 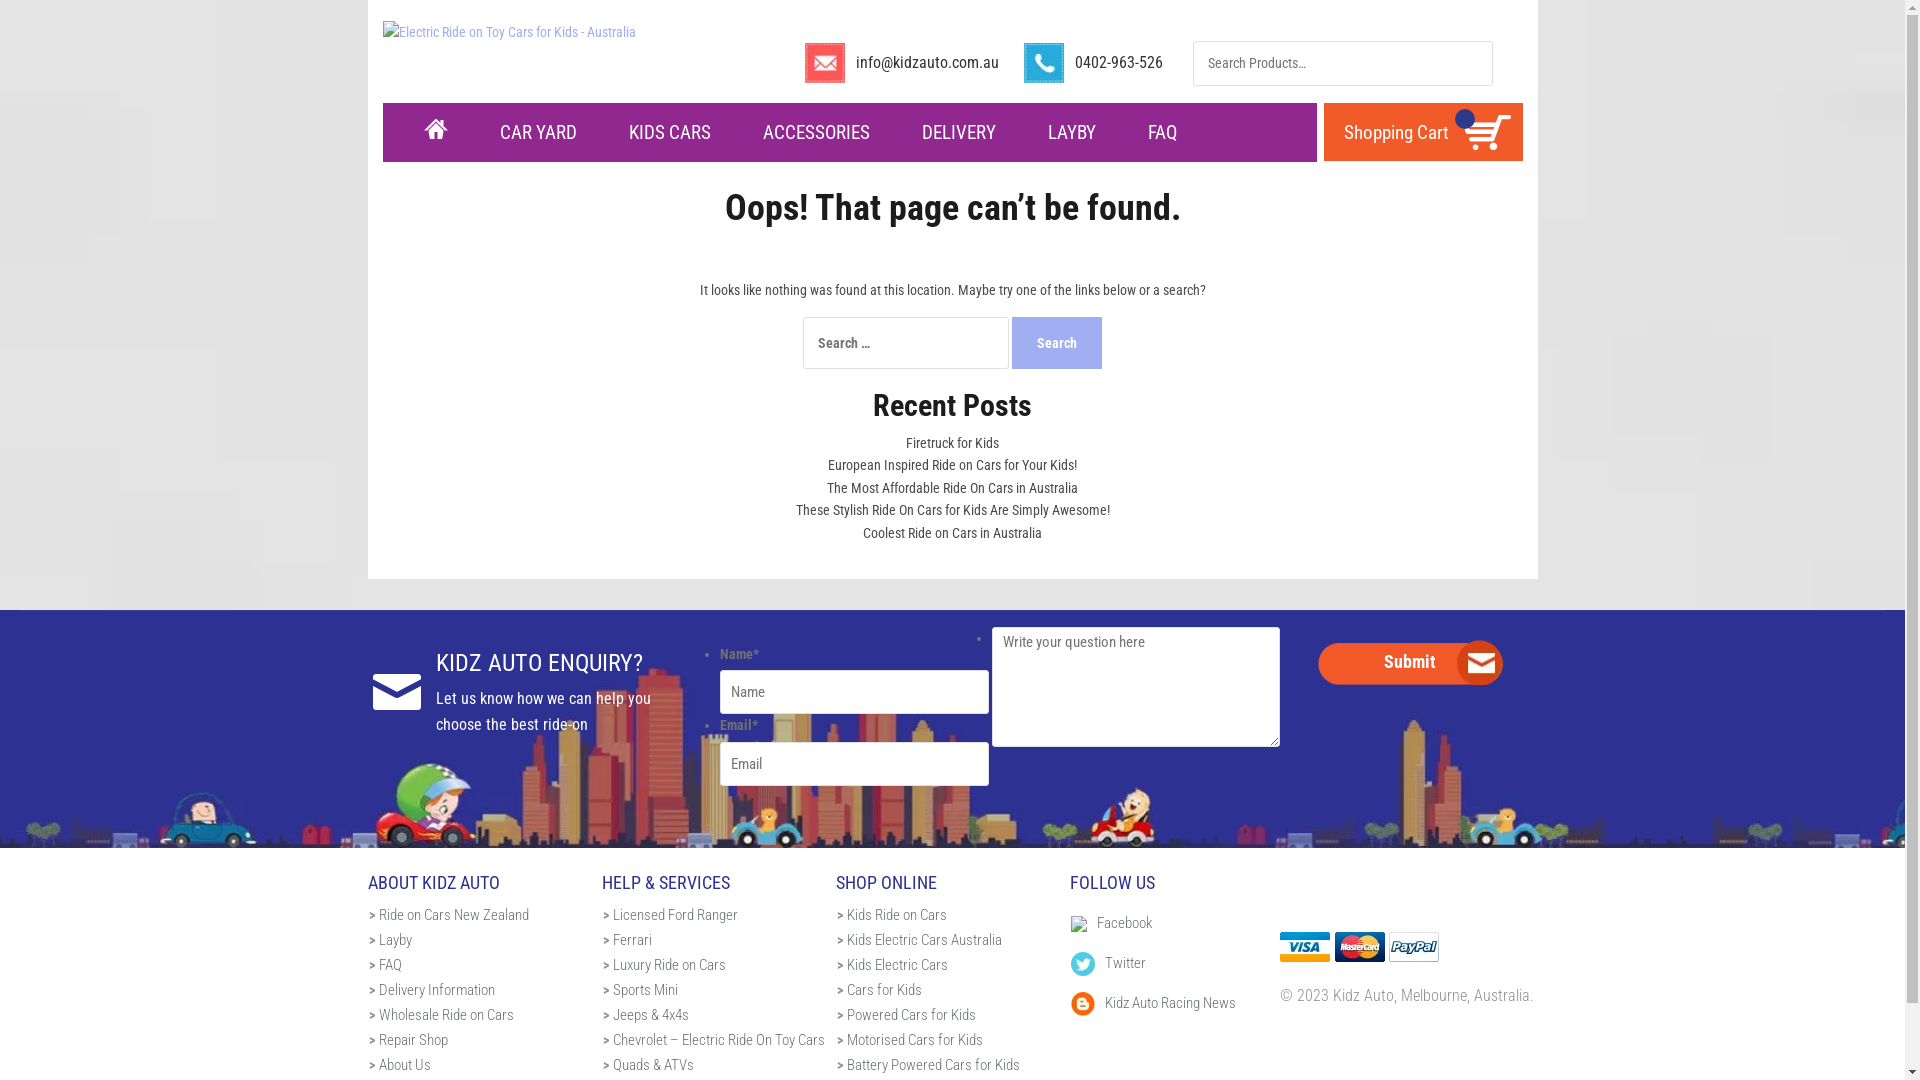 What do you see at coordinates (845, 1063) in the screenshot?
I see `'Battery Powered Cars for Kids'` at bounding box center [845, 1063].